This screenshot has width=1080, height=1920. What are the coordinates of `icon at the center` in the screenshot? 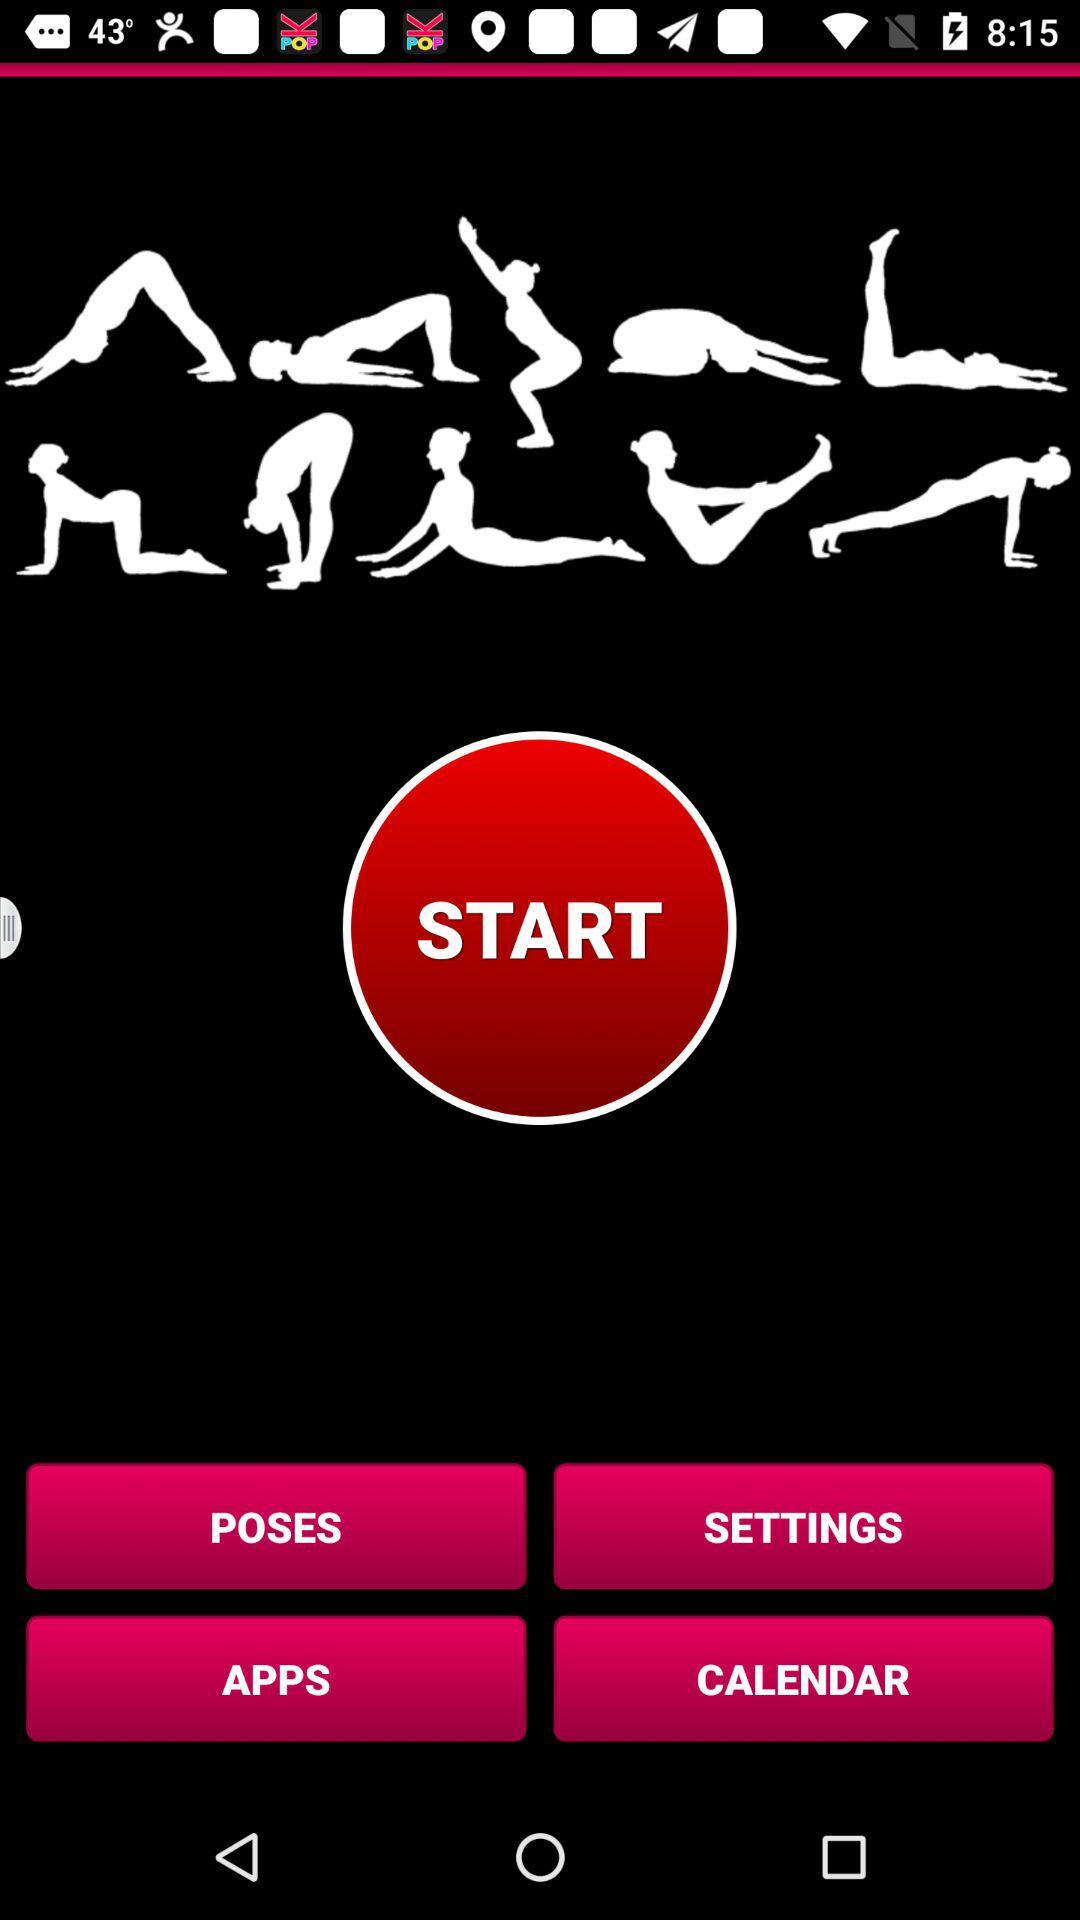 It's located at (538, 927).